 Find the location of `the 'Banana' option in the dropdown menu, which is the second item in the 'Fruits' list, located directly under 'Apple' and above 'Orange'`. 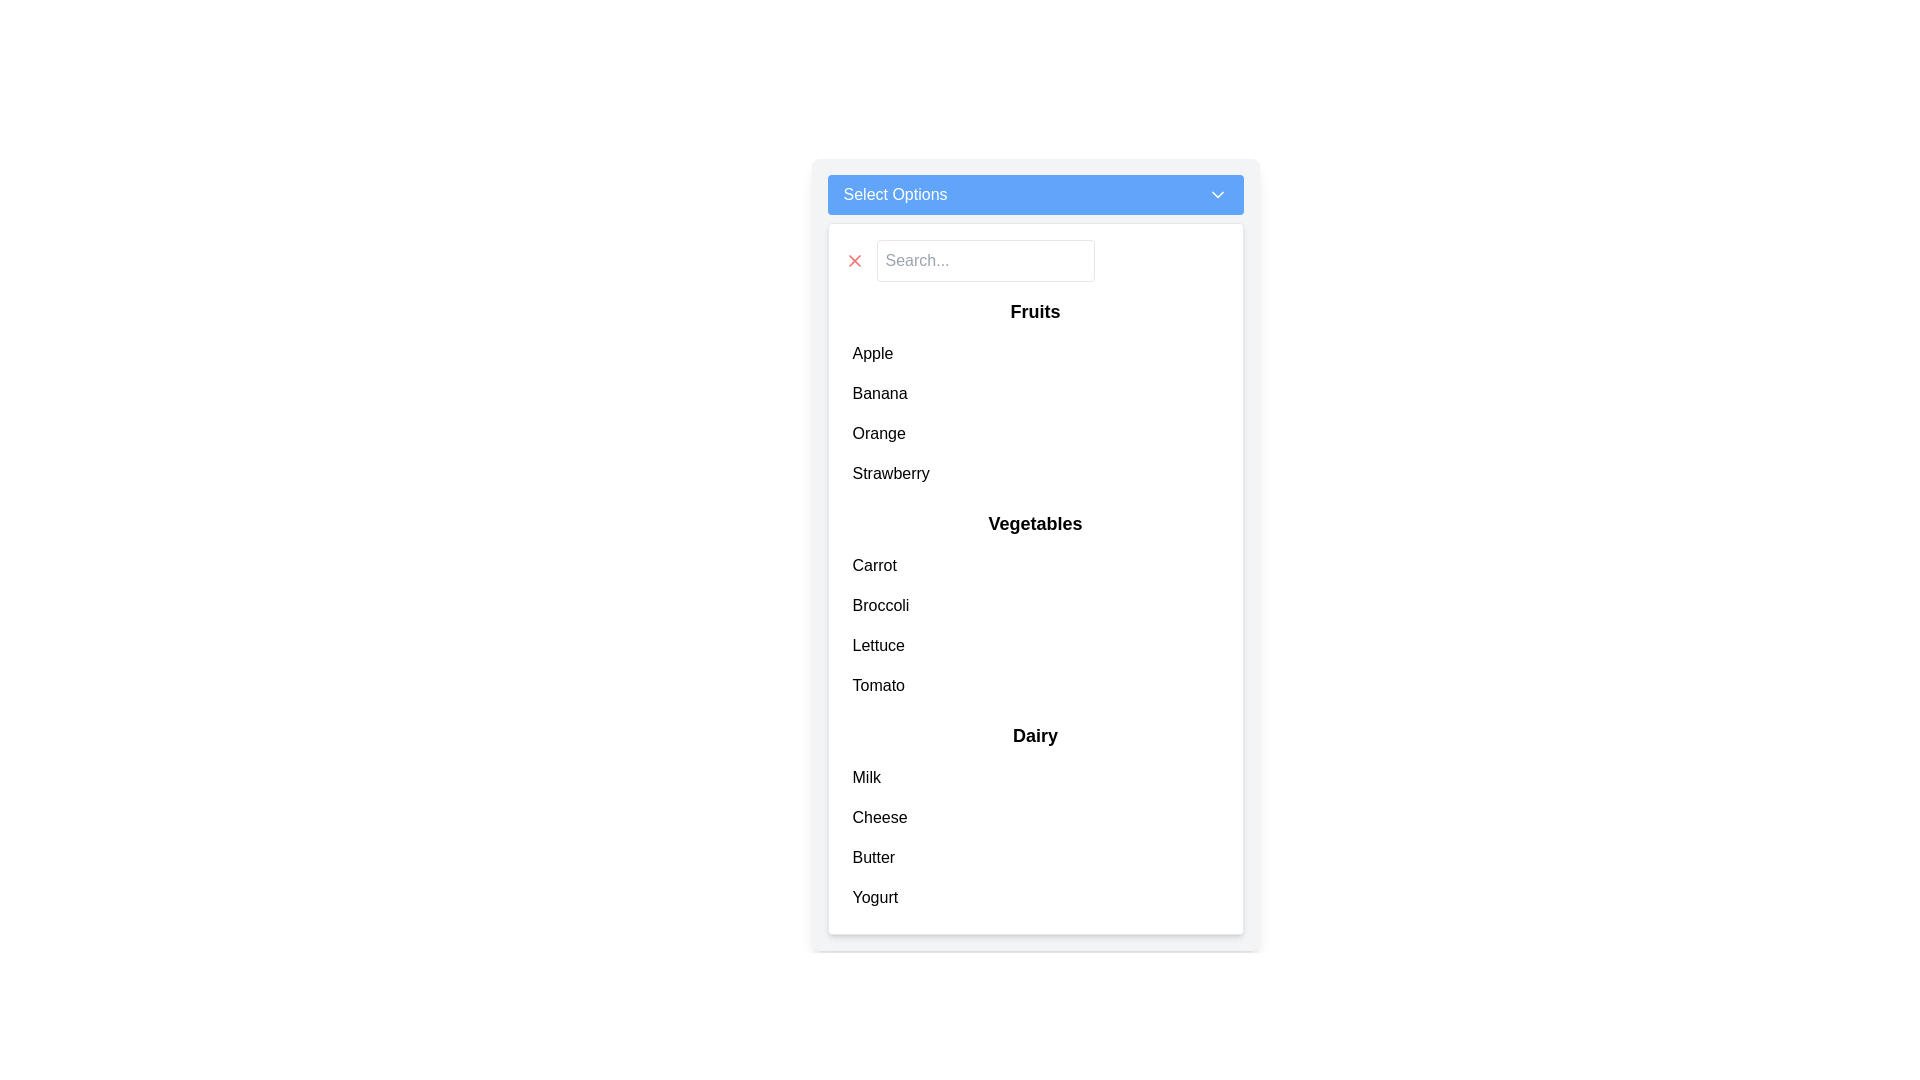

the 'Banana' option in the dropdown menu, which is the second item in the 'Fruits' list, located directly under 'Apple' and above 'Orange' is located at coordinates (1035, 393).